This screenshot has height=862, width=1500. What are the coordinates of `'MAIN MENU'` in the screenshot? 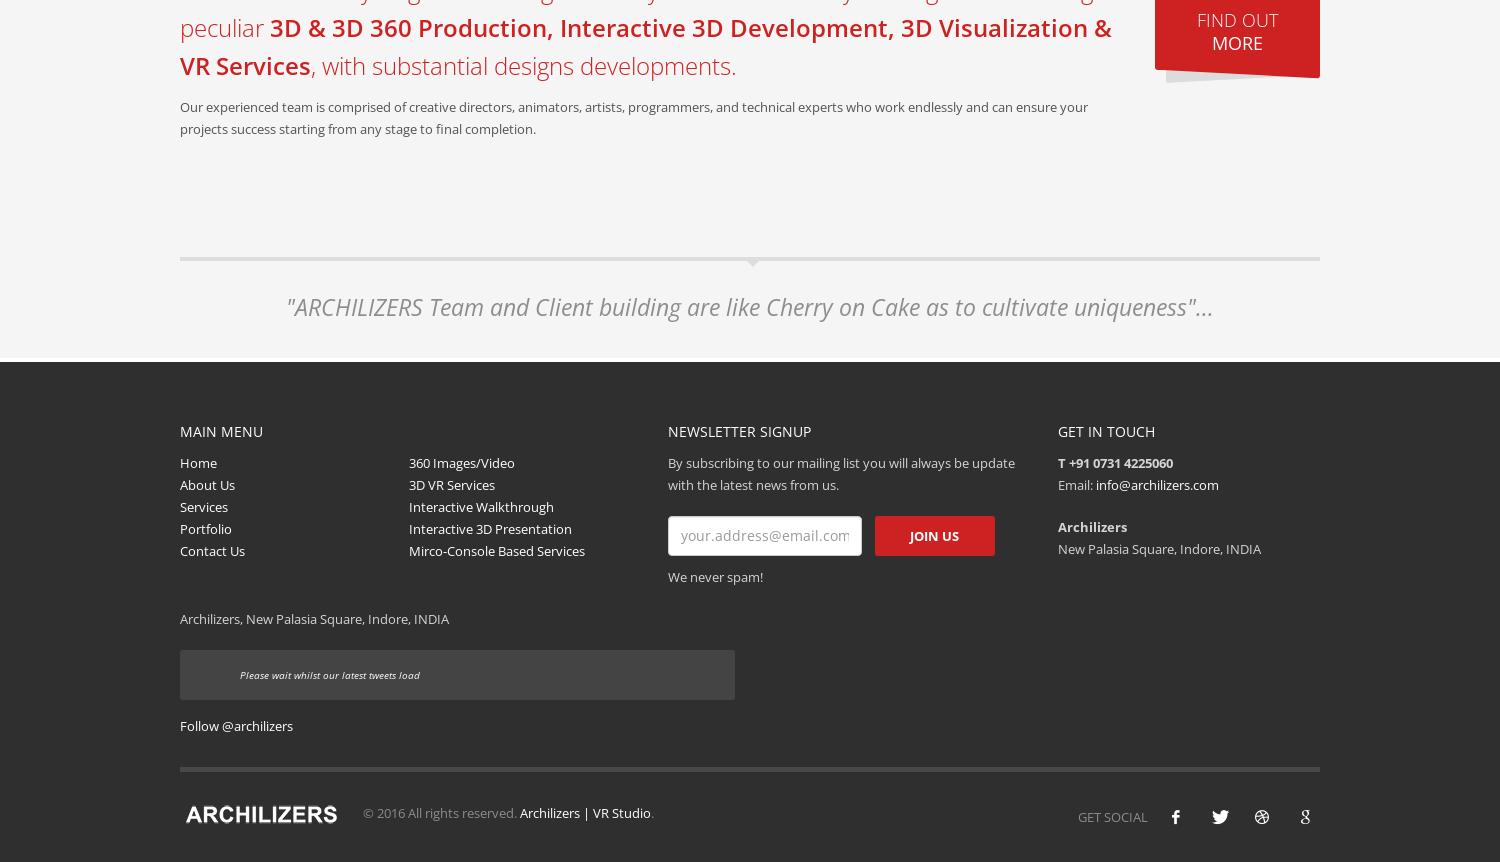 It's located at (220, 431).